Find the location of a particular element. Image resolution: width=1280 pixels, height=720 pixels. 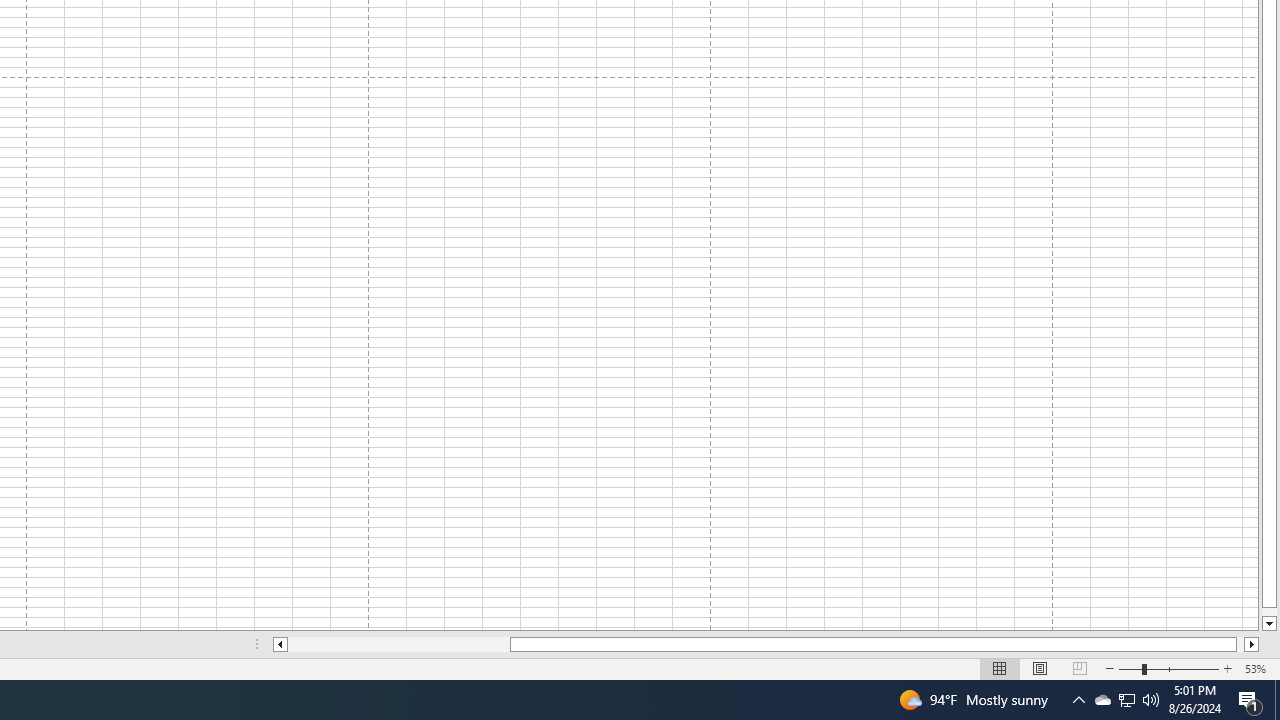

'Page right' is located at coordinates (1239, 644).